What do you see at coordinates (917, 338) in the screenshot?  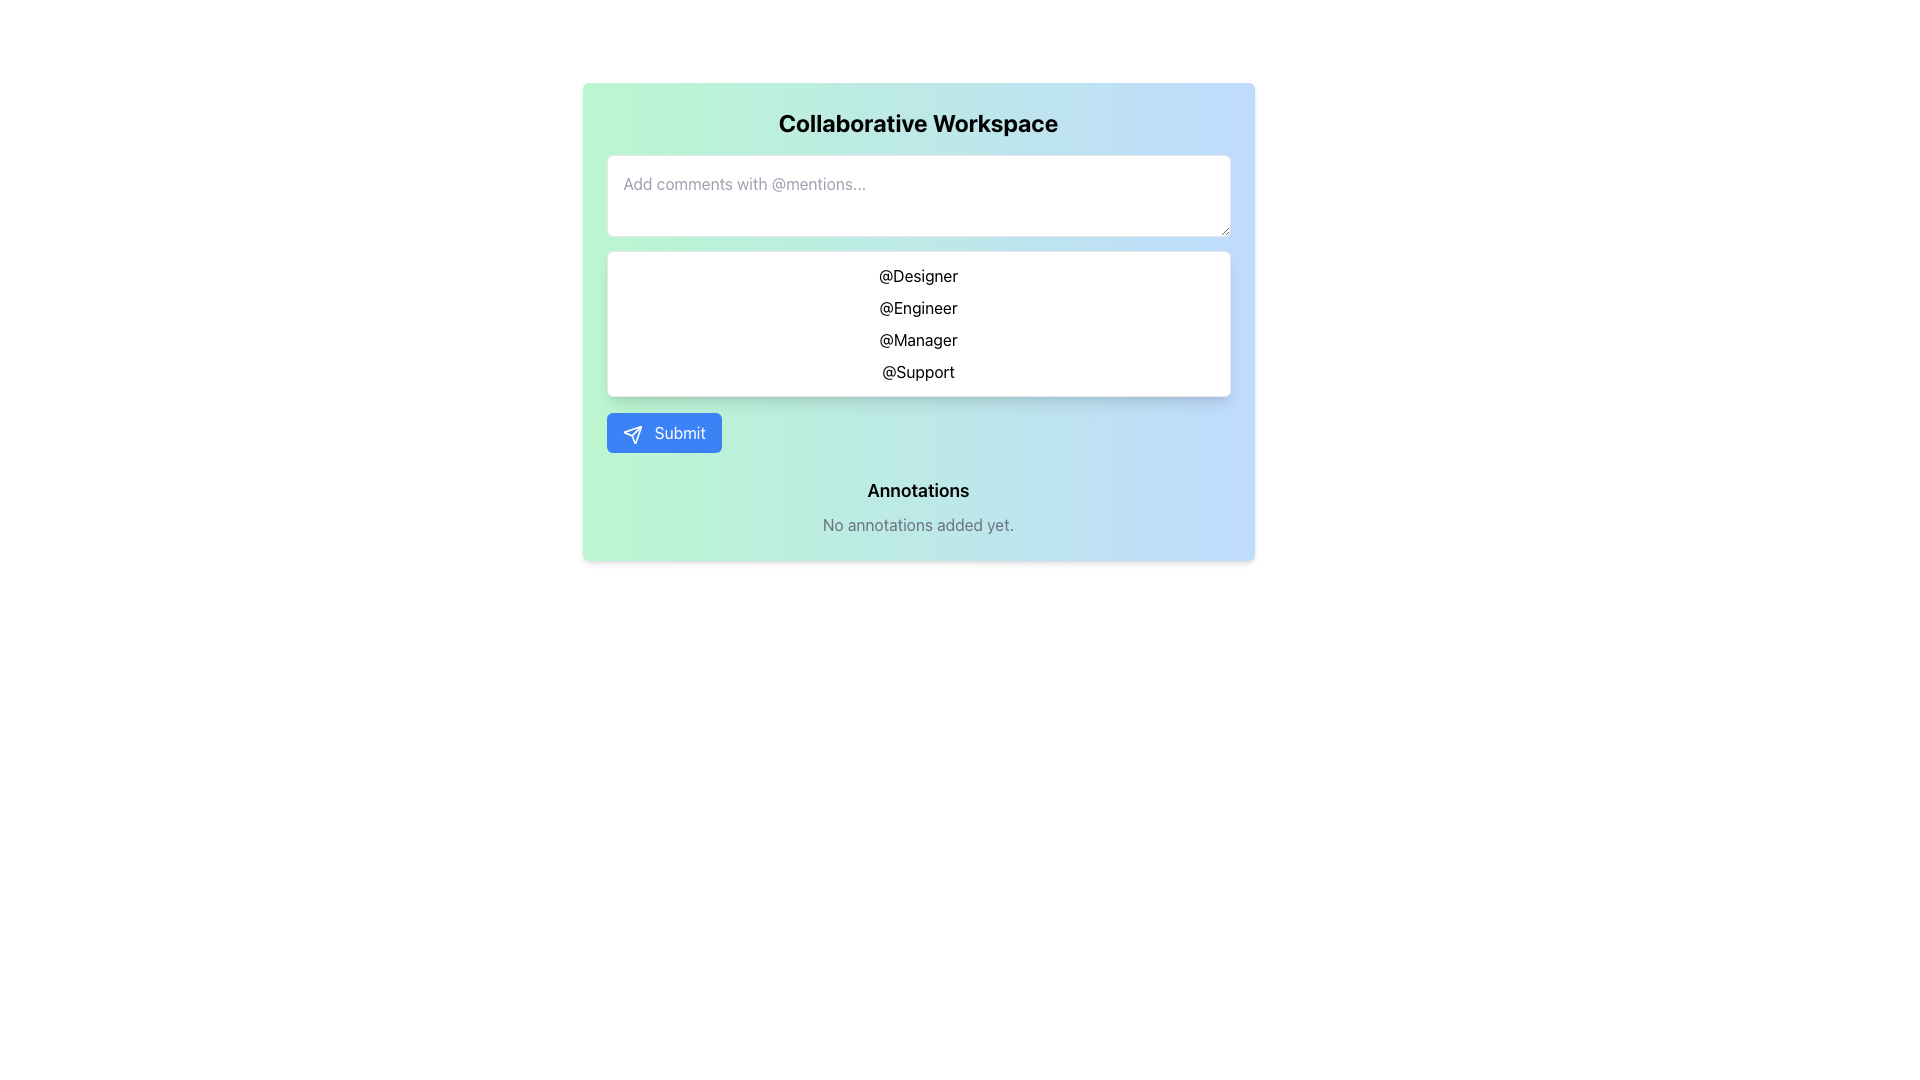 I see `the '@Manager' list item` at bounding box center [917, 338].